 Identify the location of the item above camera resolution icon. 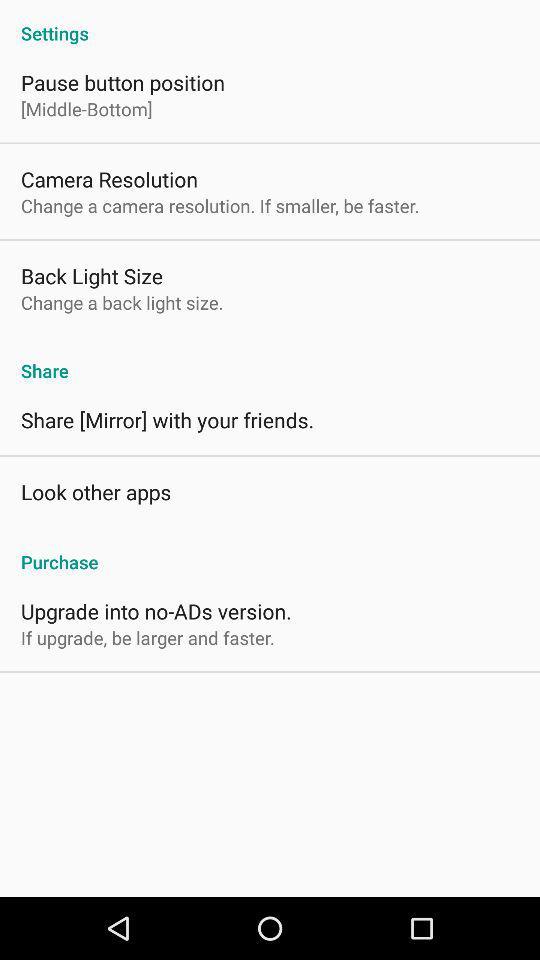
(85, 109).